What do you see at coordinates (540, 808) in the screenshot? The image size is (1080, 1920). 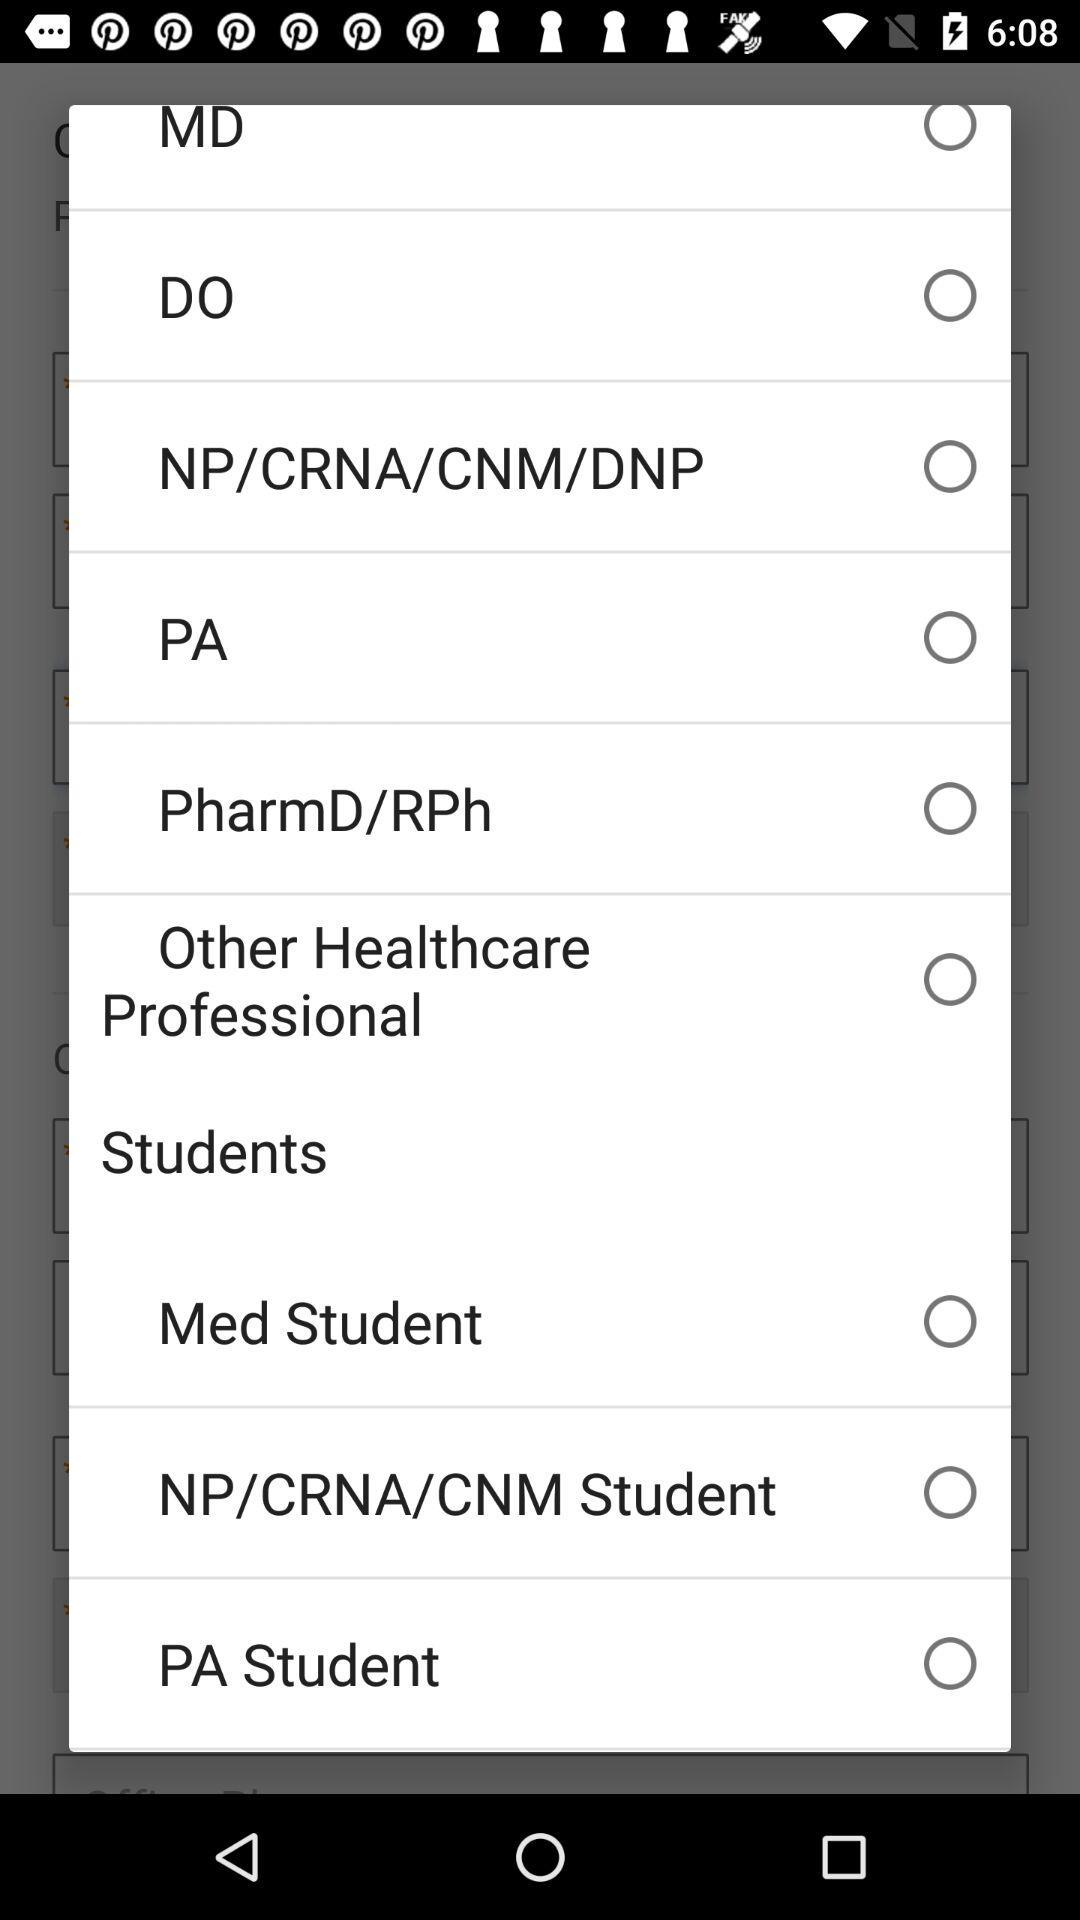 I see `the item above     other healthcare professional icon` at bounding box center [540, 808].